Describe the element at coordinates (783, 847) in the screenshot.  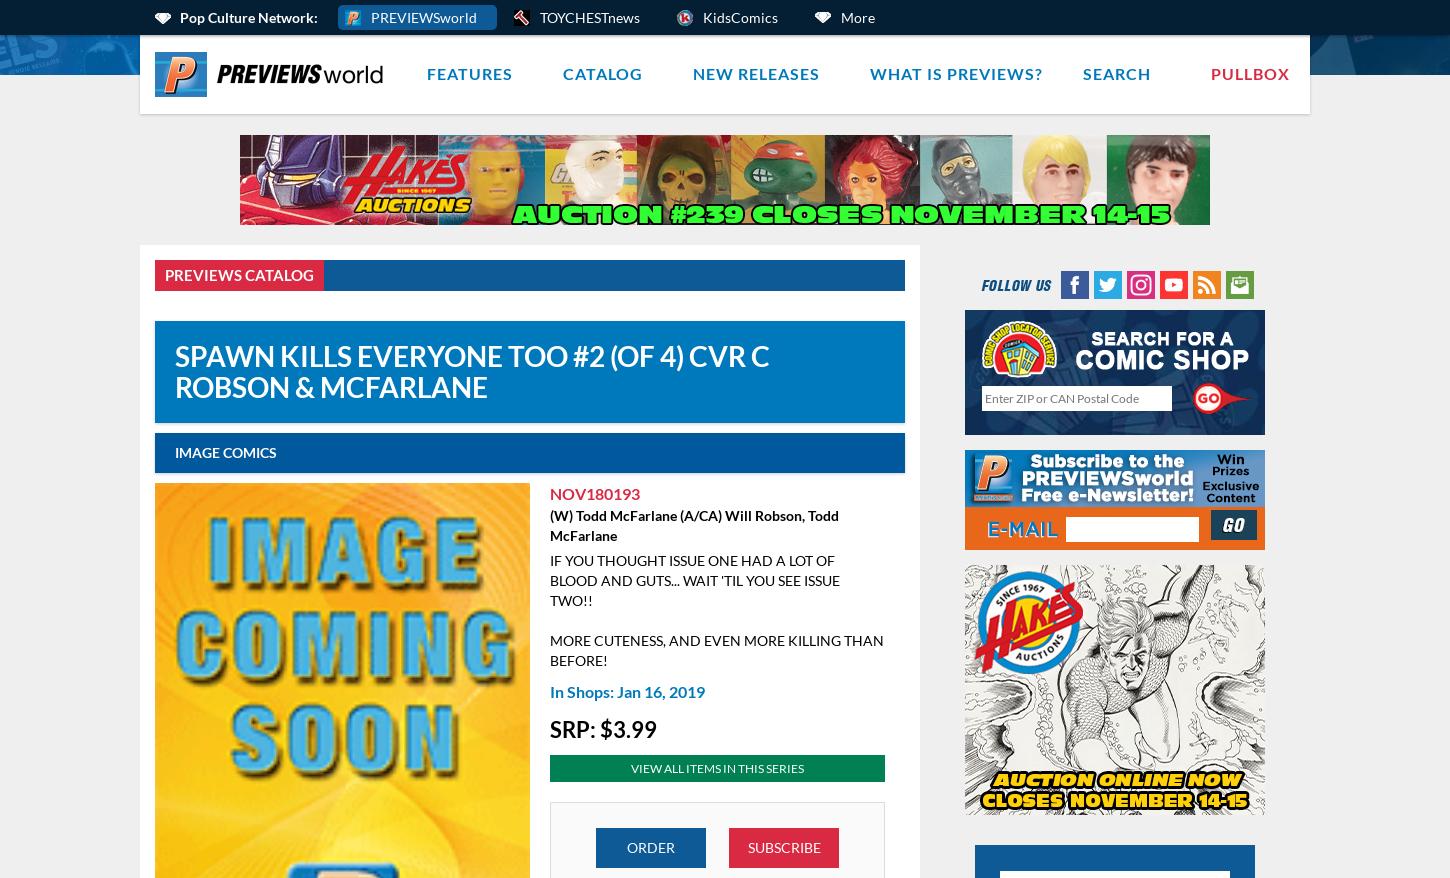
I see `'SUBSCRIBE'` at that location.